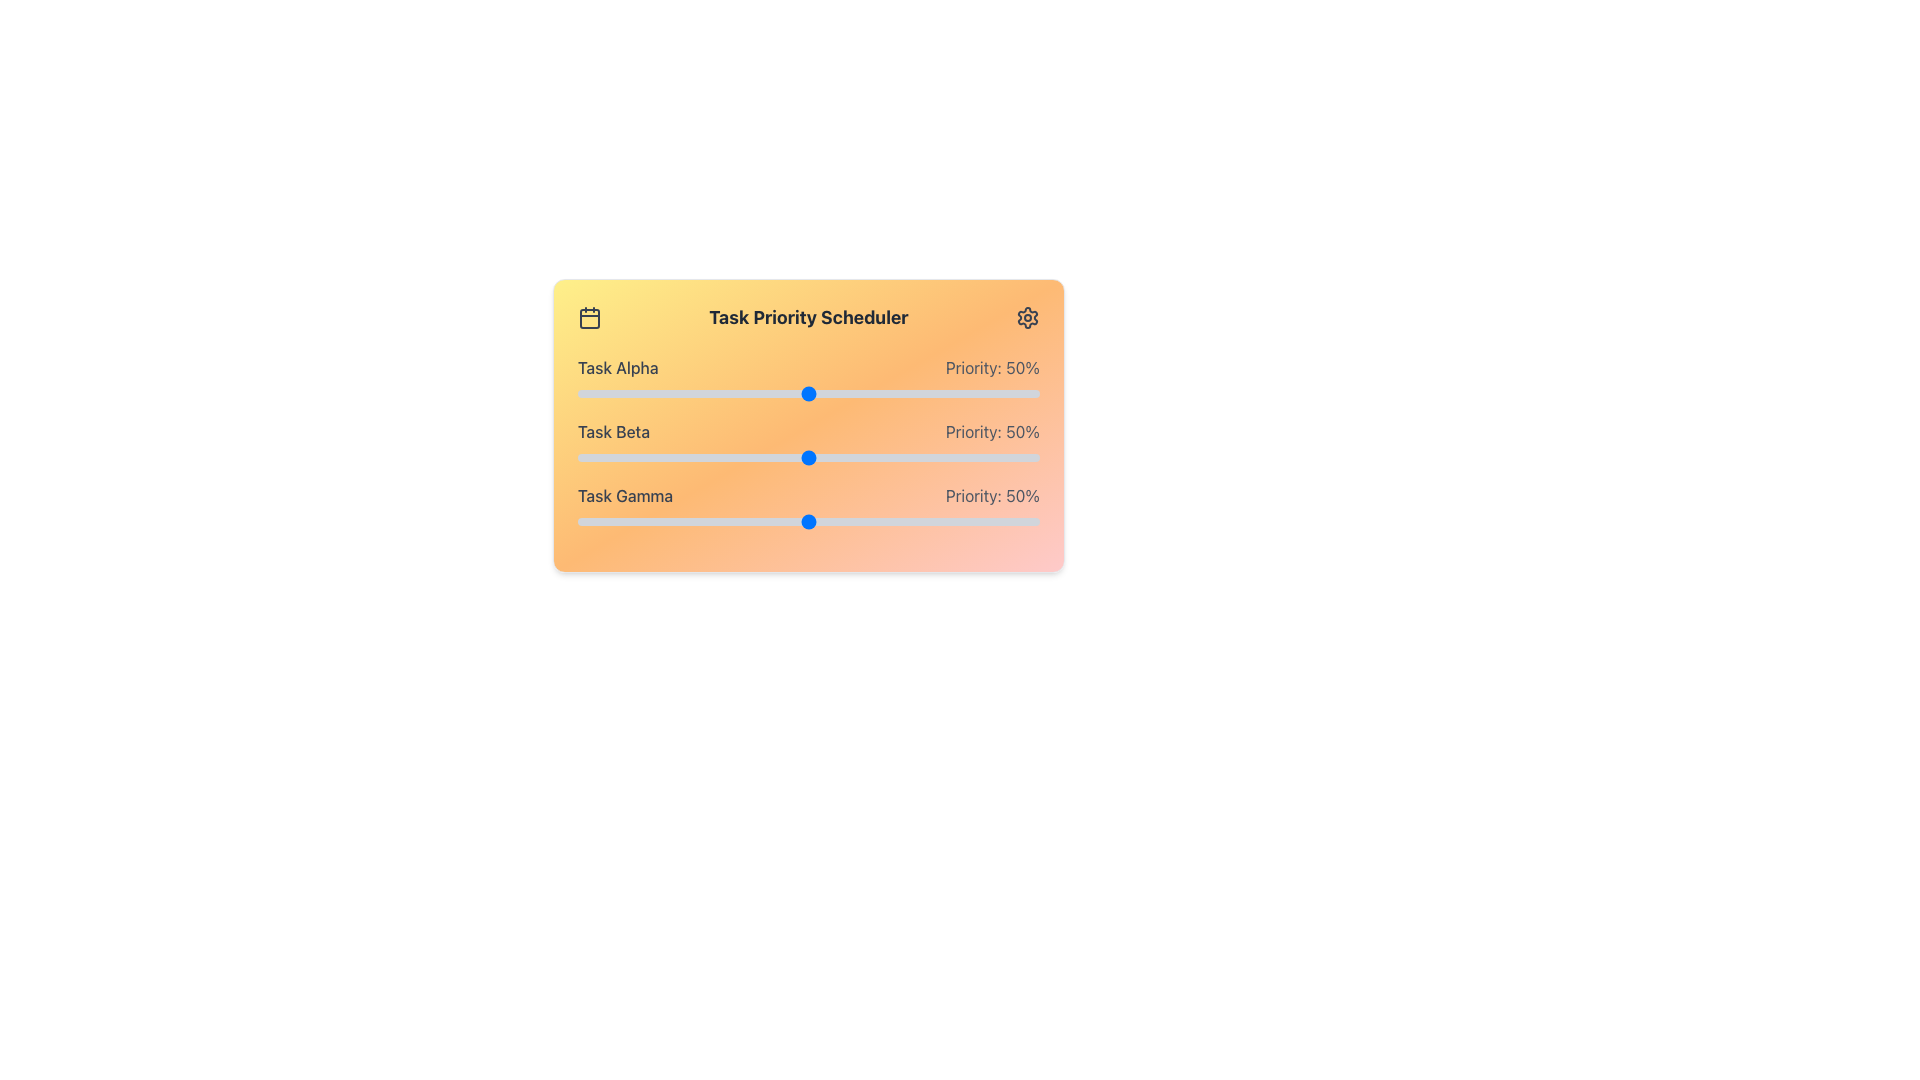 Image resolution: width=1920 pixels, height=1080 pixels. I want to click on the priority of Task Beta, so click(895, 458).